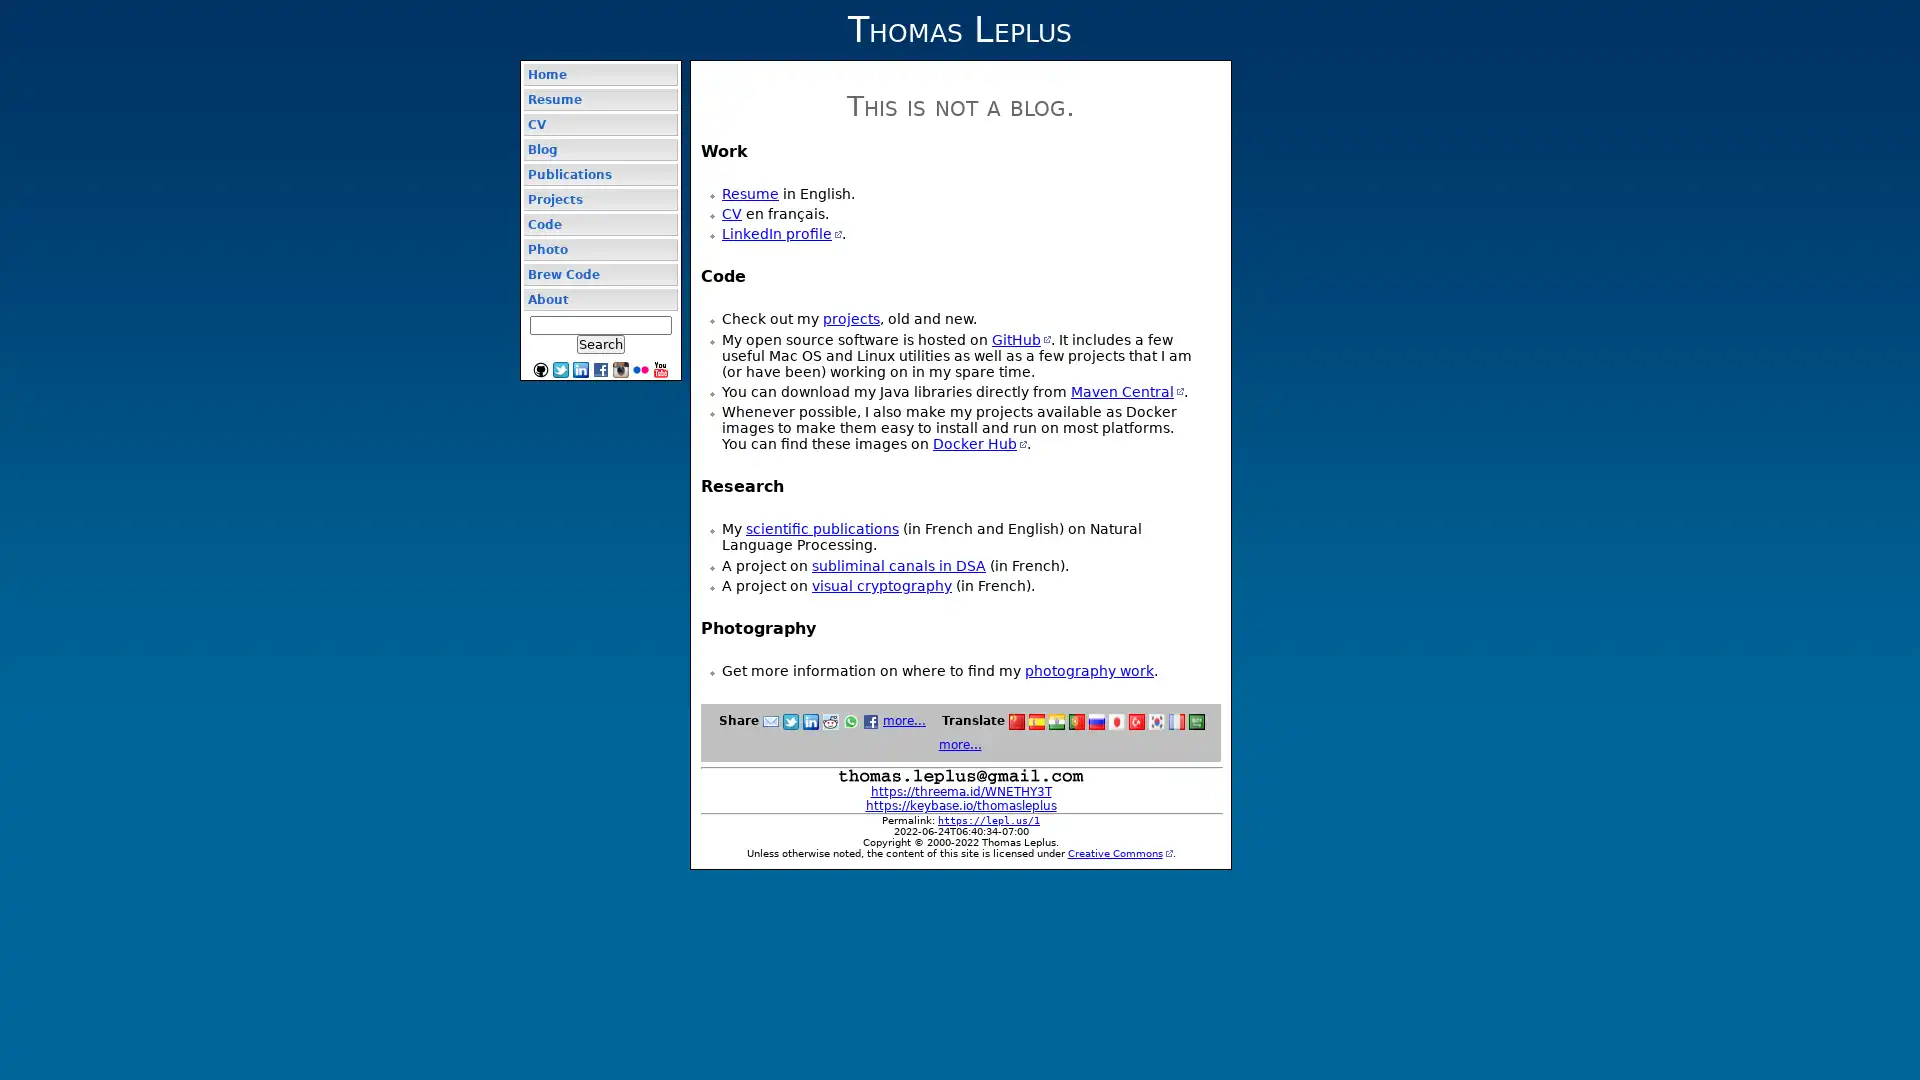 This screenshot has width=1920, height=1080. I want to click on Search, so click(599, 343).